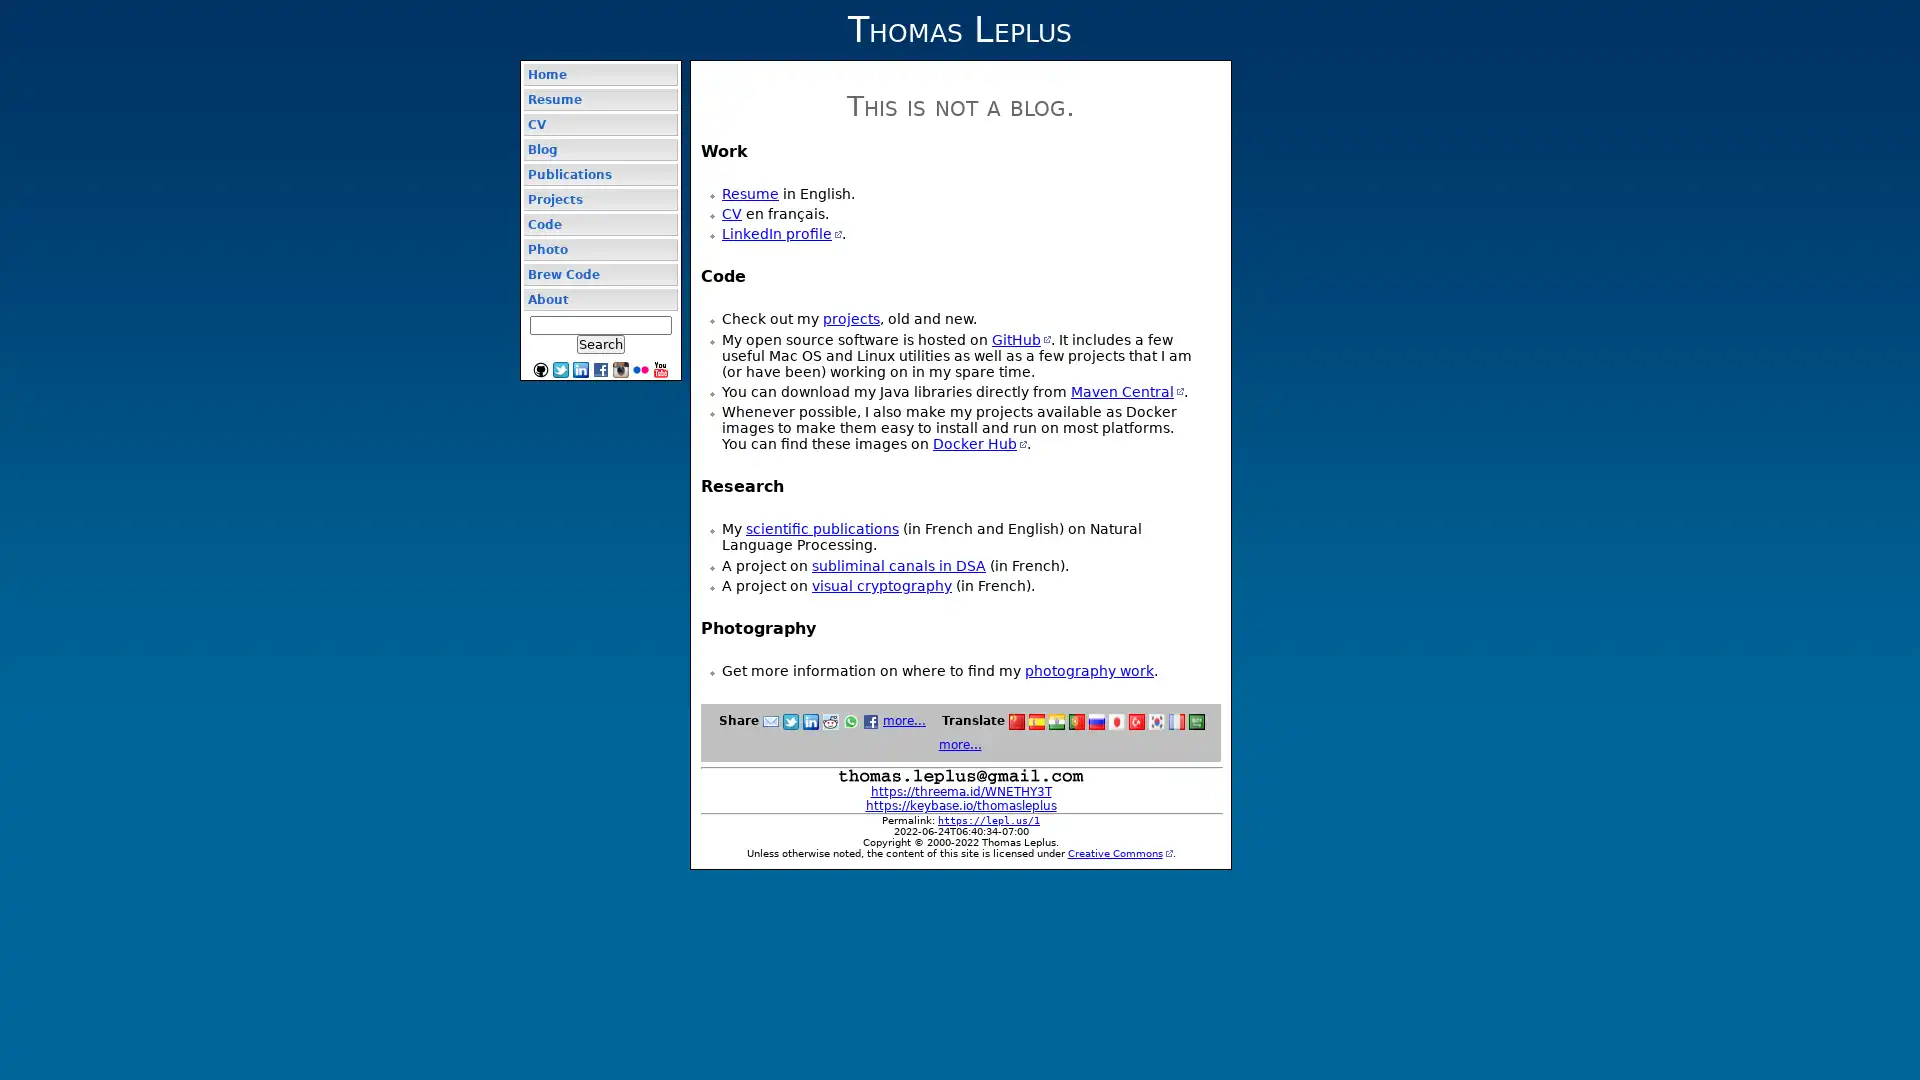 This screenshot has width=1920, height=1080. I want to click on Search, so click(599, 343).